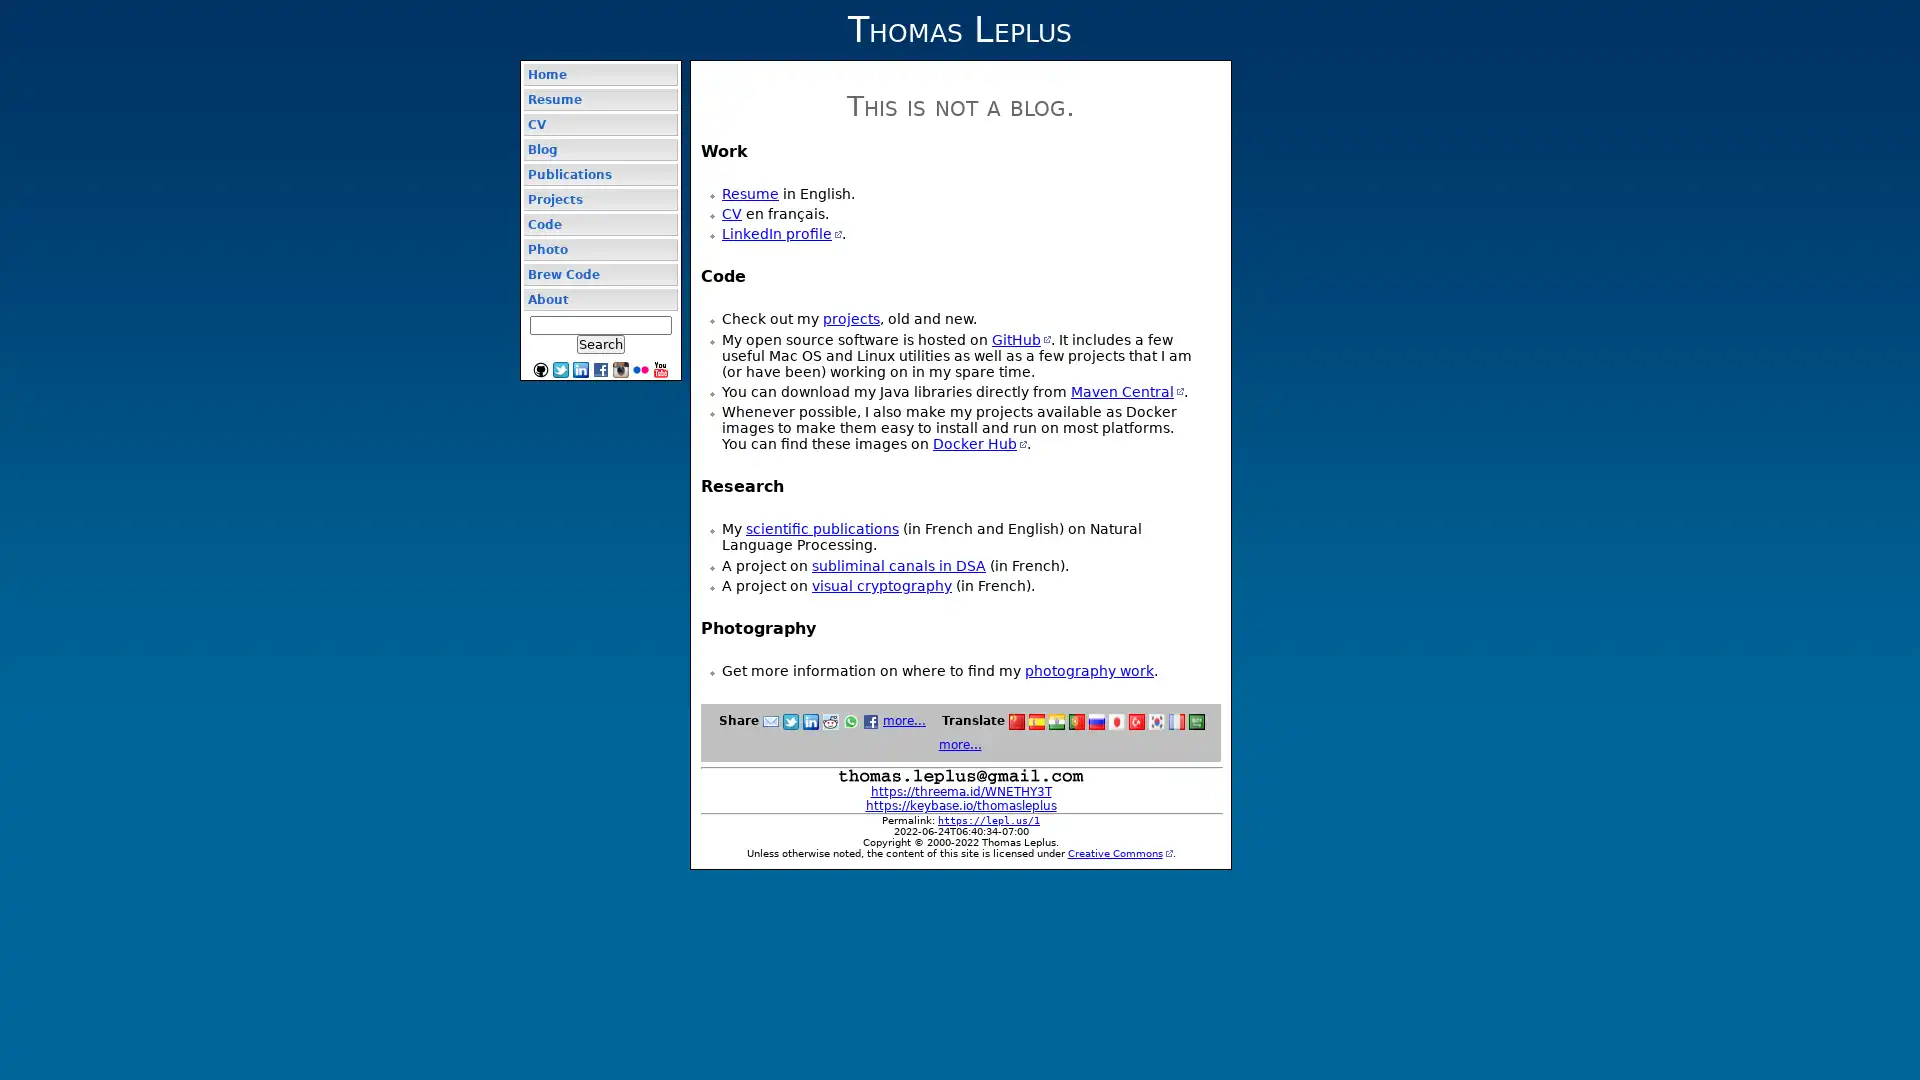 This screenshot has width=1920, height=1080. I want to click on Search, so click(599, 343).